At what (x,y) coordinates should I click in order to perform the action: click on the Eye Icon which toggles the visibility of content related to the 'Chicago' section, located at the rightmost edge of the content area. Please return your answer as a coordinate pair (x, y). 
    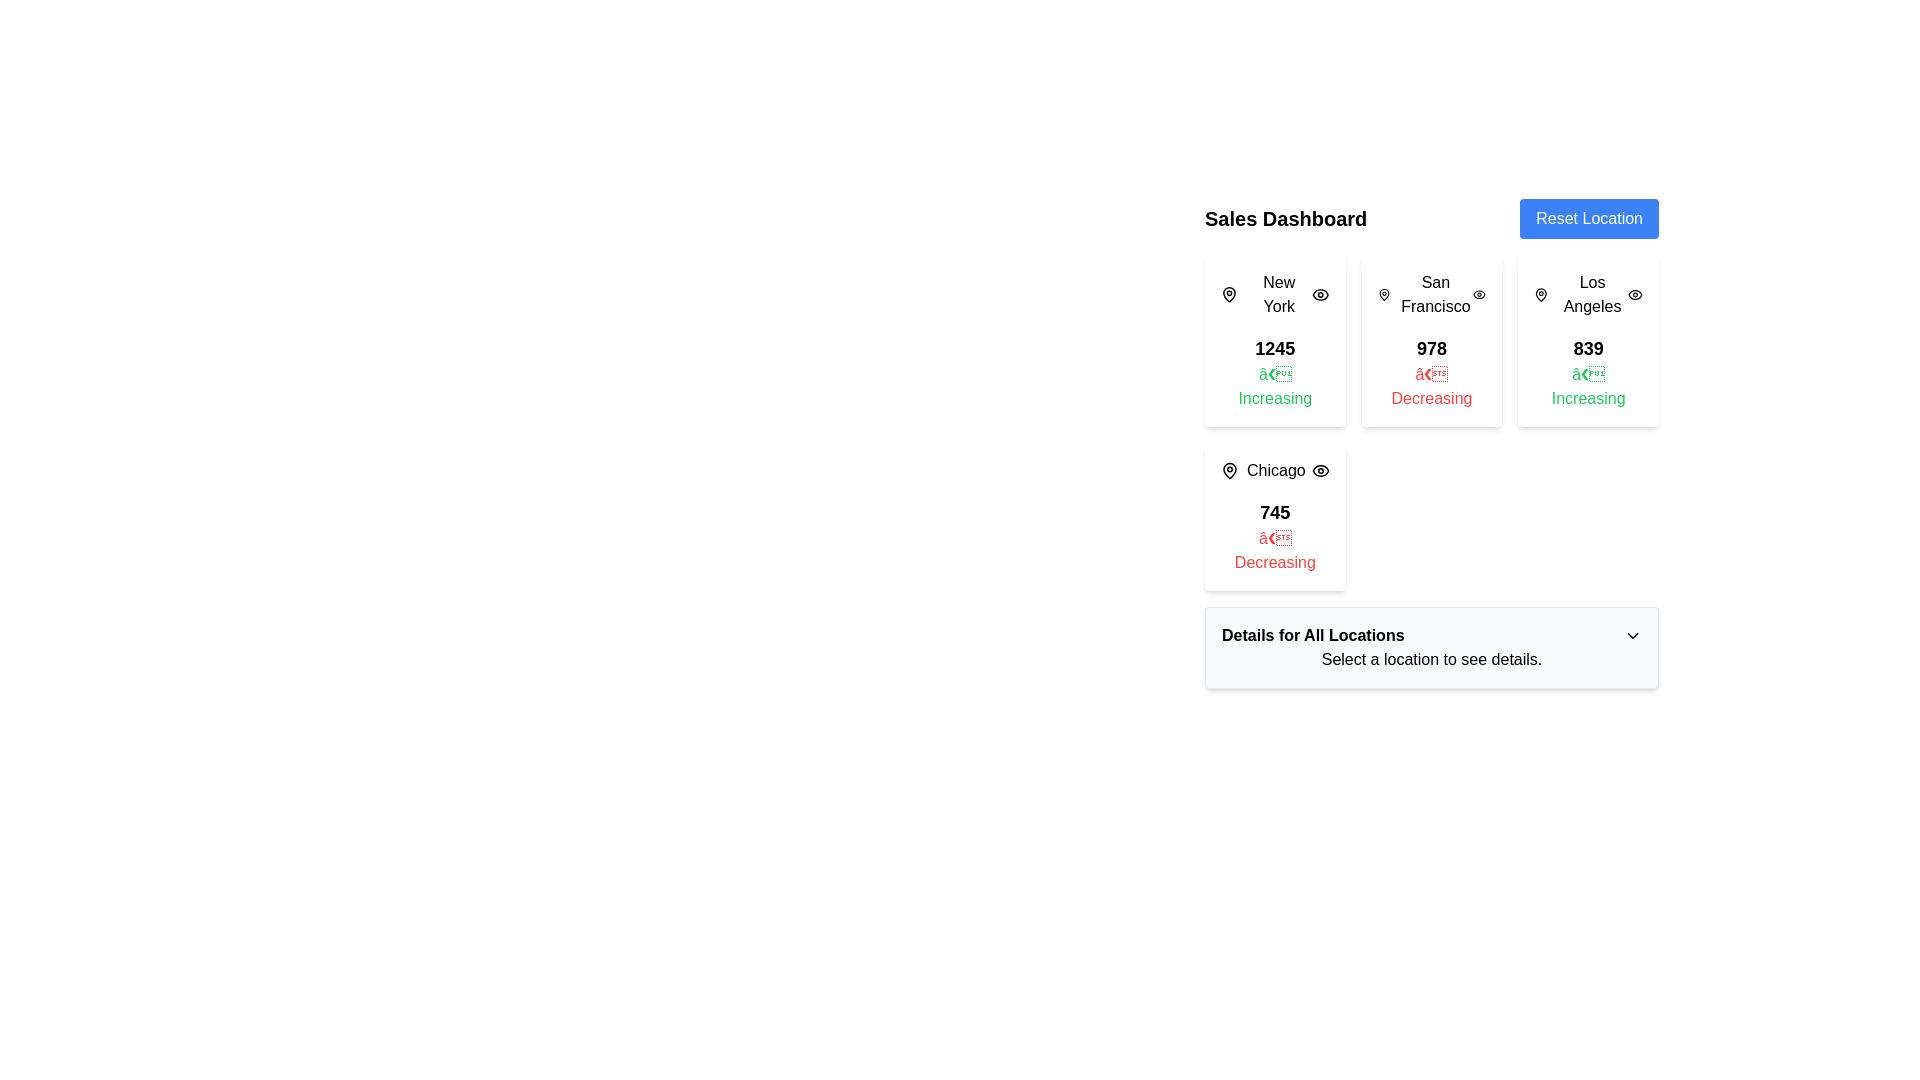
    Looking at the image, I should click on (1320, 470).